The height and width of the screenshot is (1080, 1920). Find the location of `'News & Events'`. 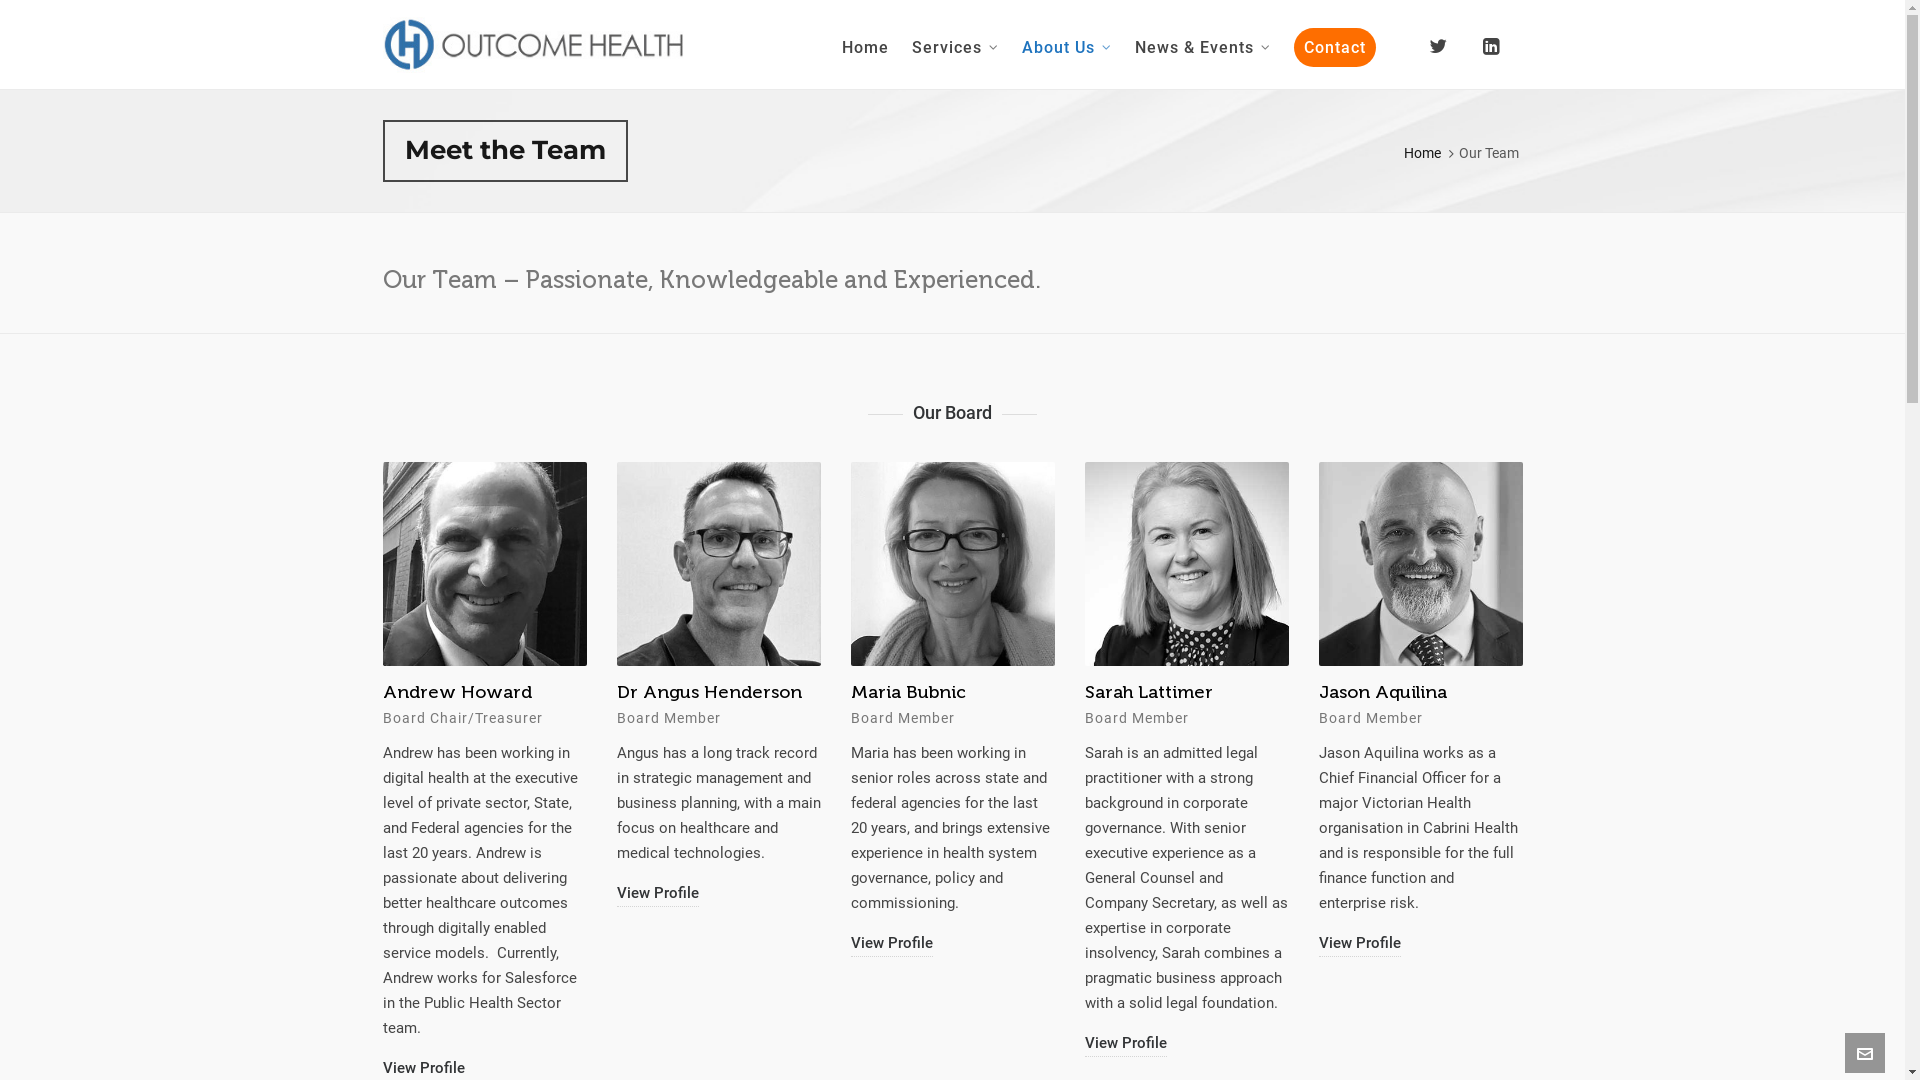

'News & Events' is located at coordinates (1202, 45).